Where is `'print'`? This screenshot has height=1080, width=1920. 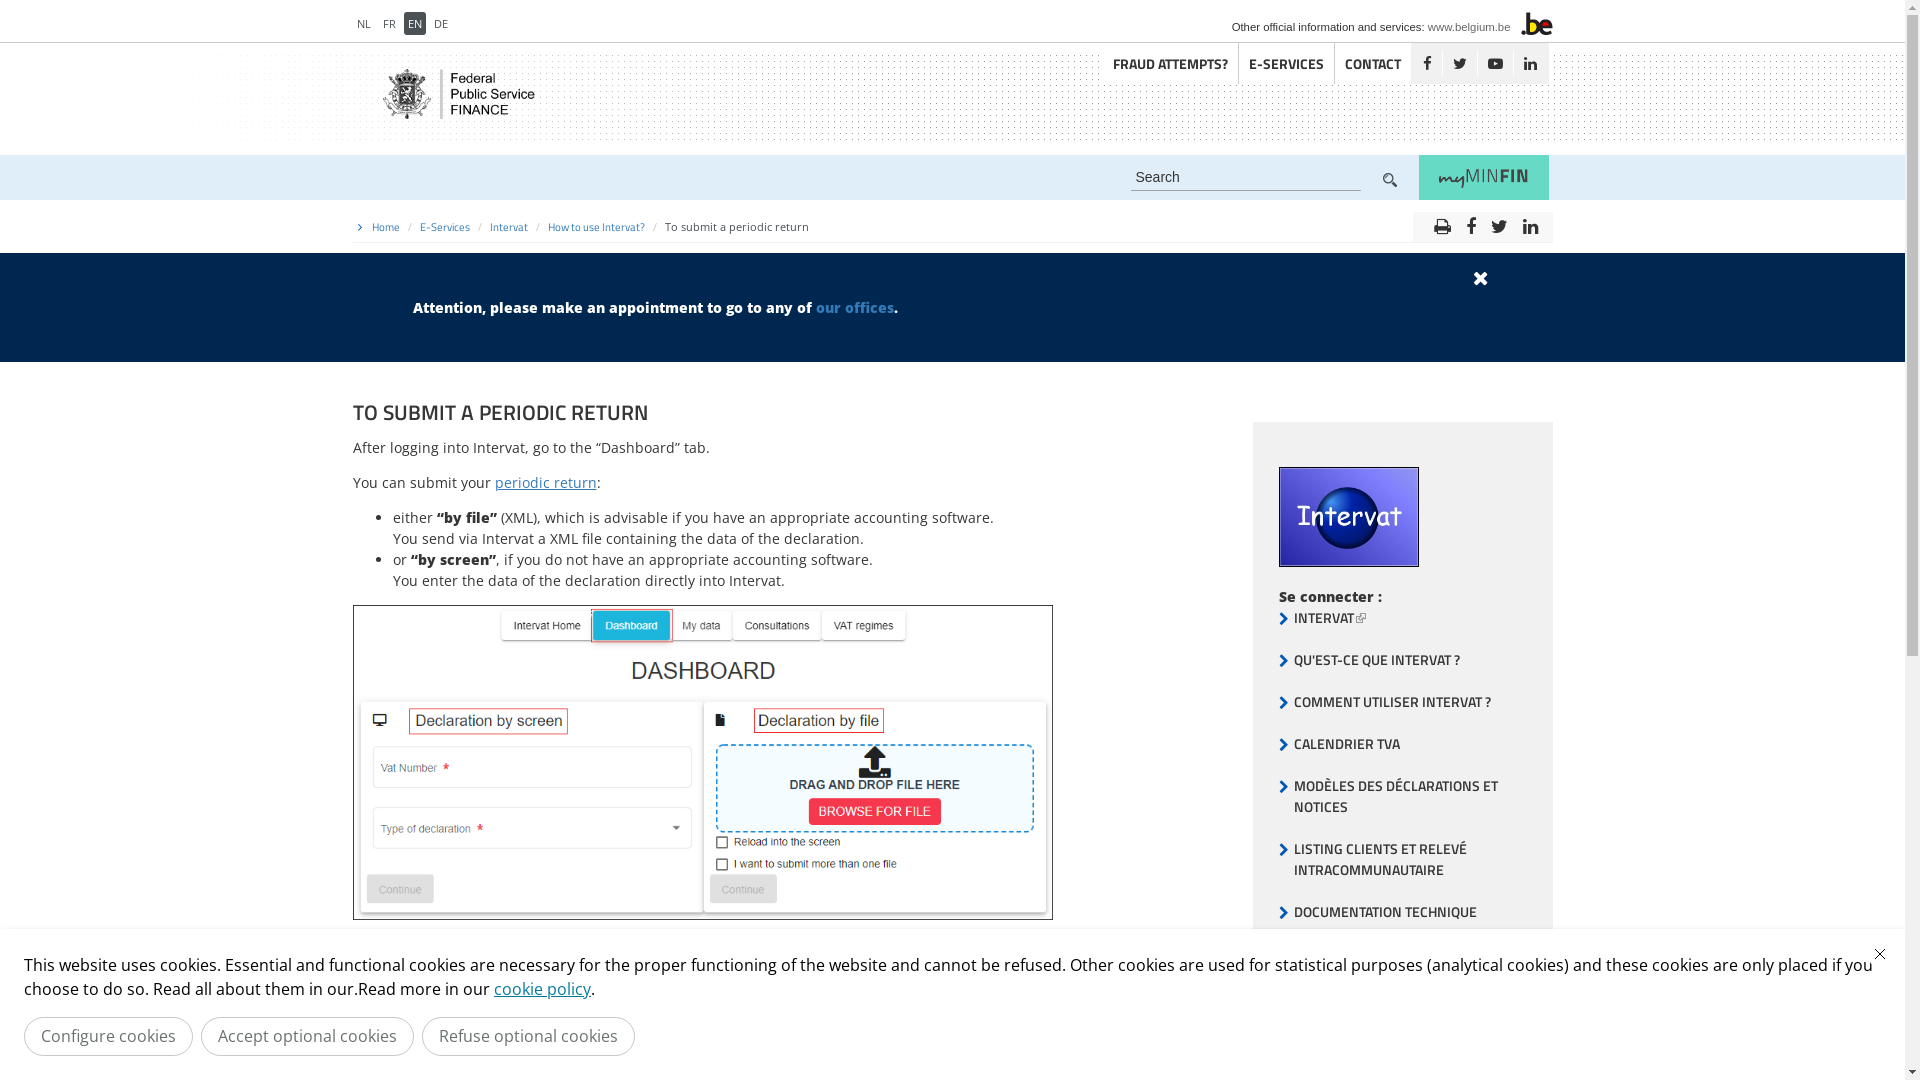 'print' is located at coordinates (1441, 222).